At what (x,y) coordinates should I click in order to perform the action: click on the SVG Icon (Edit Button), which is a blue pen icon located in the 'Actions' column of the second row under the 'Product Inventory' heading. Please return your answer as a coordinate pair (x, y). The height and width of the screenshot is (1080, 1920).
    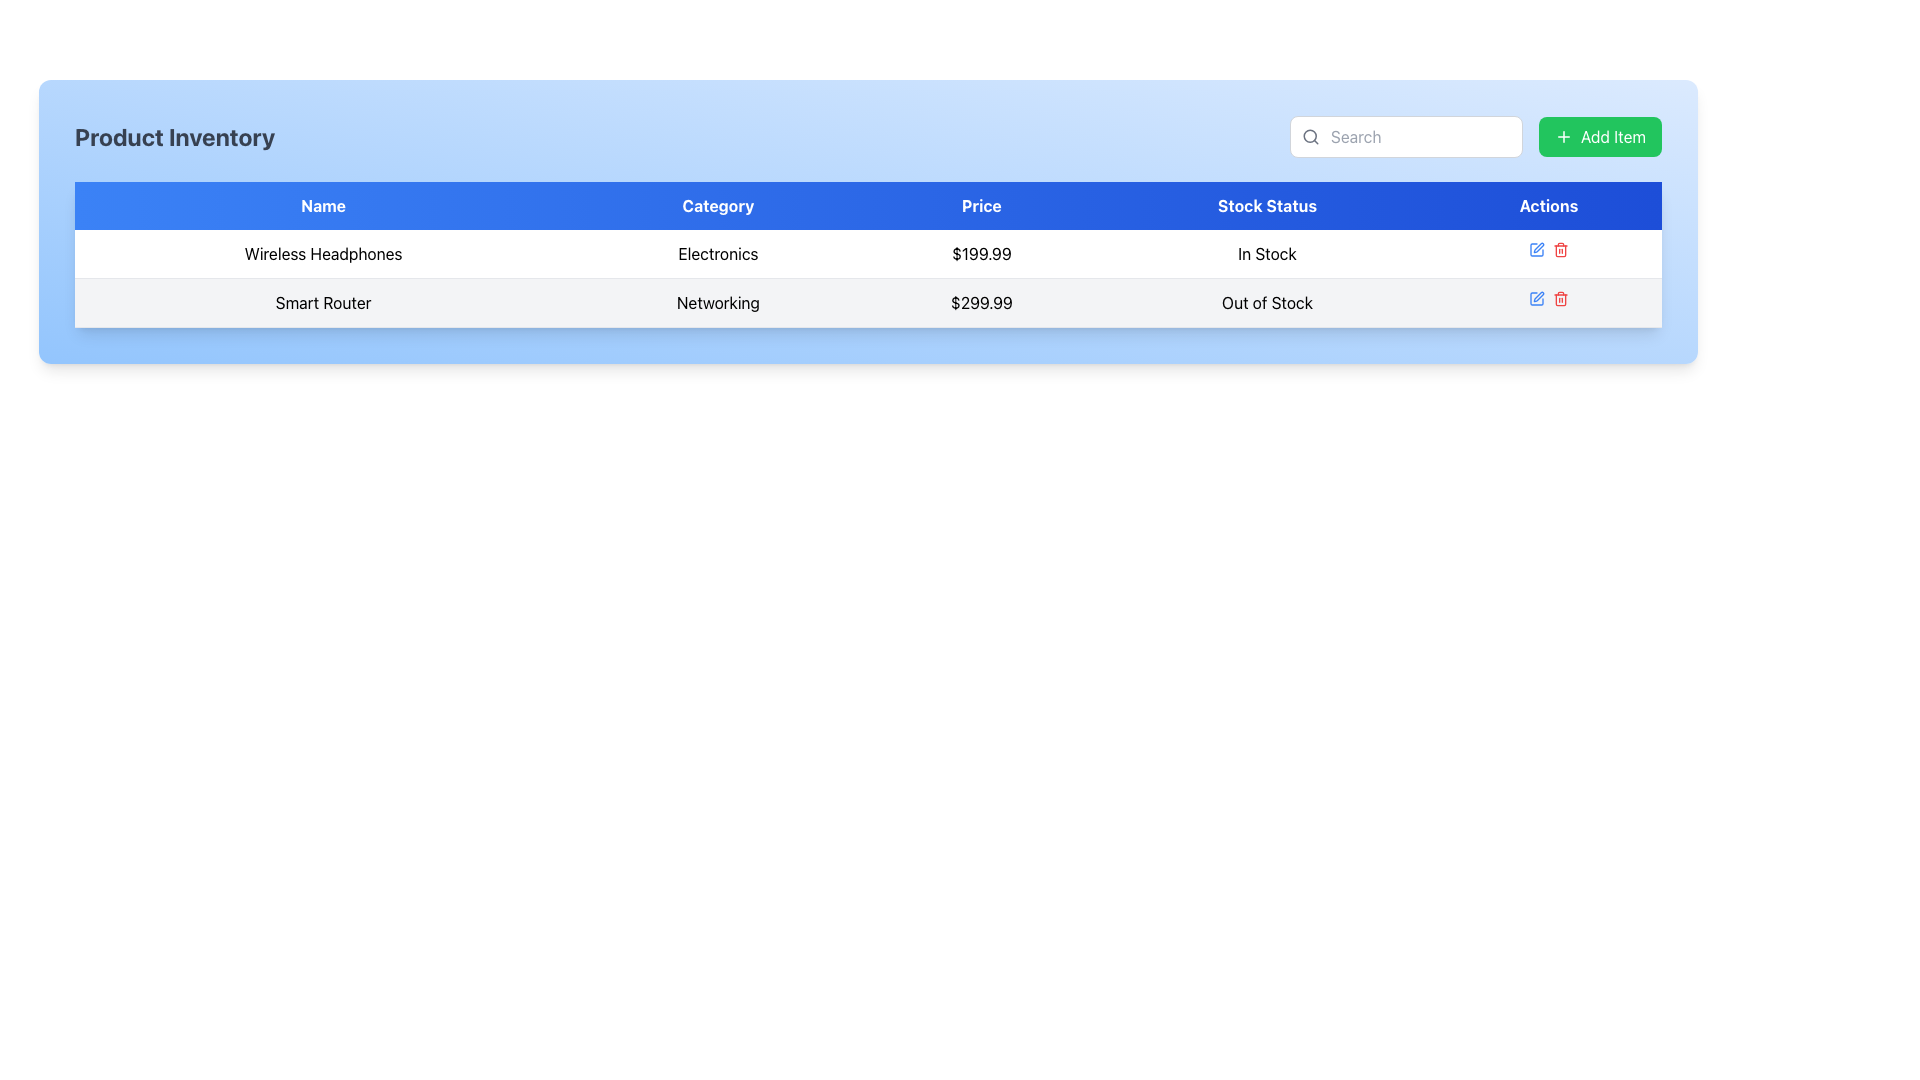
    Looking at the image, I should click on (1537, 246).